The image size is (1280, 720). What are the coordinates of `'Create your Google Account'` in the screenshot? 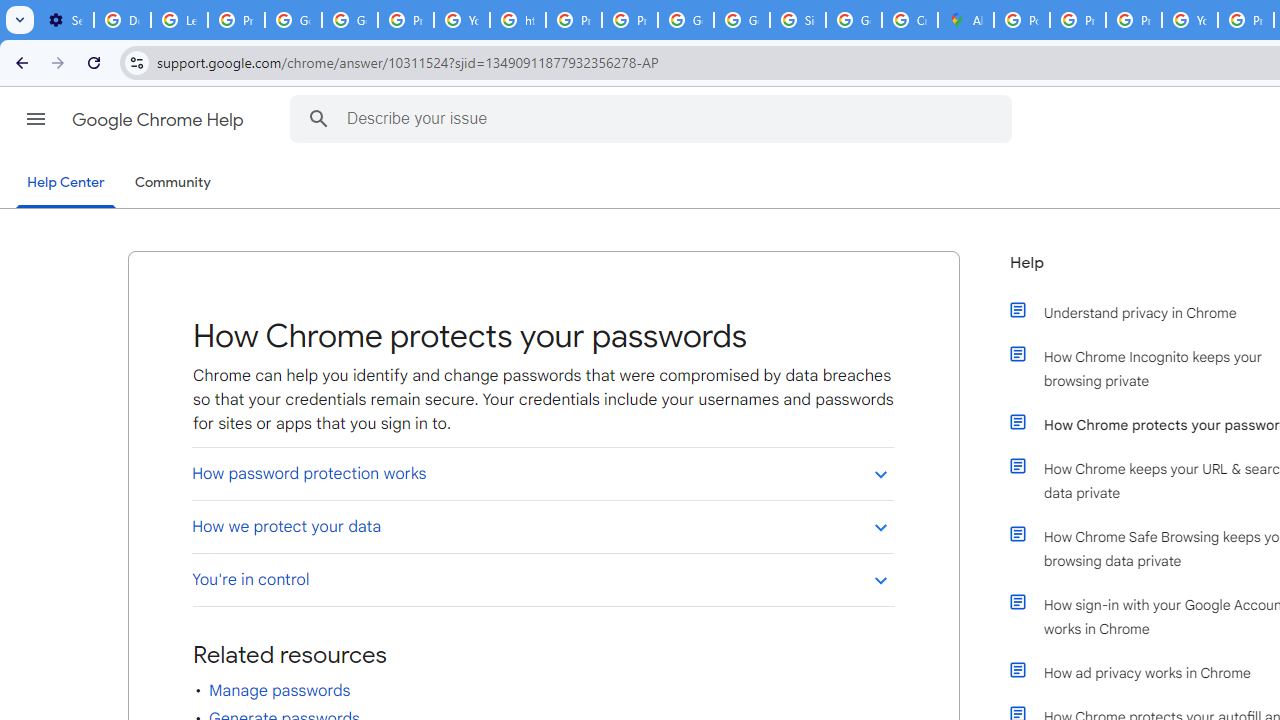 It's located at (909, 20).